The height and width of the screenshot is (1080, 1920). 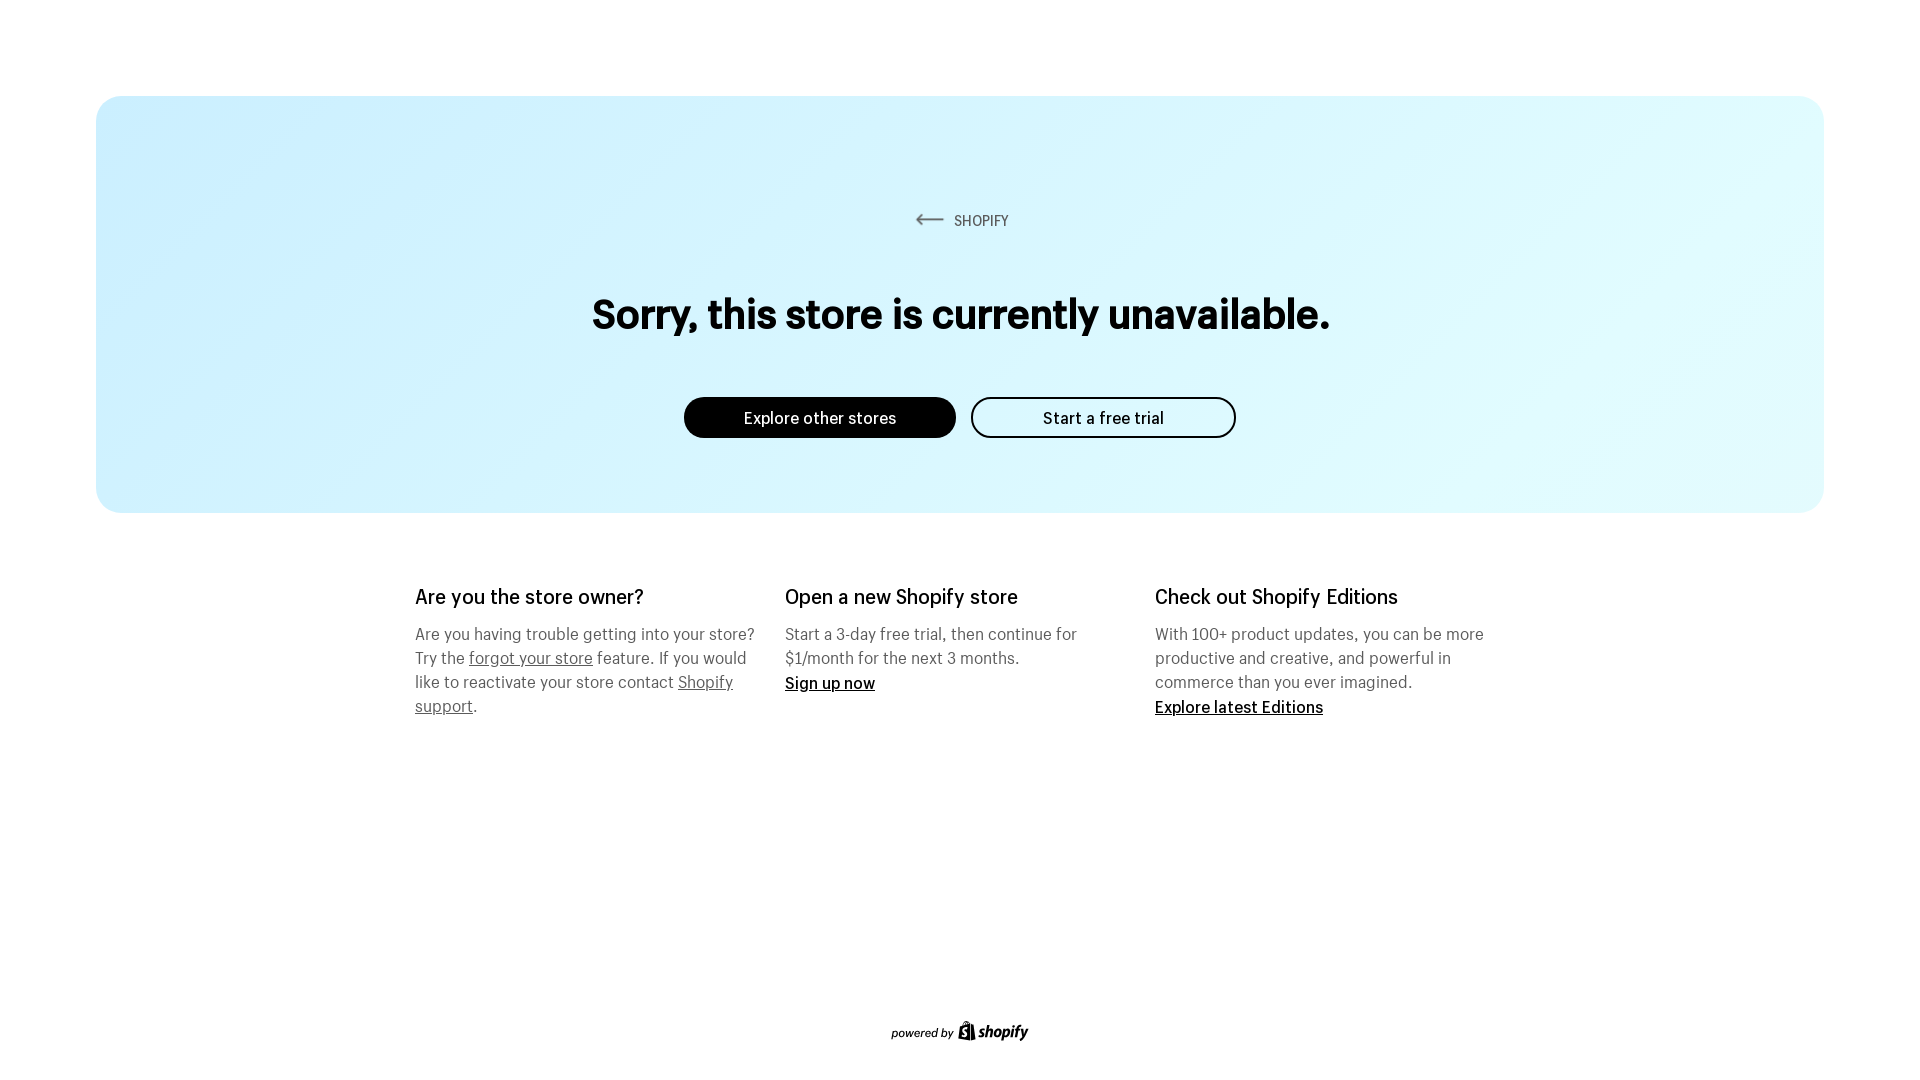 I want to click on 'Sign up now', so click(x=784, y=681).